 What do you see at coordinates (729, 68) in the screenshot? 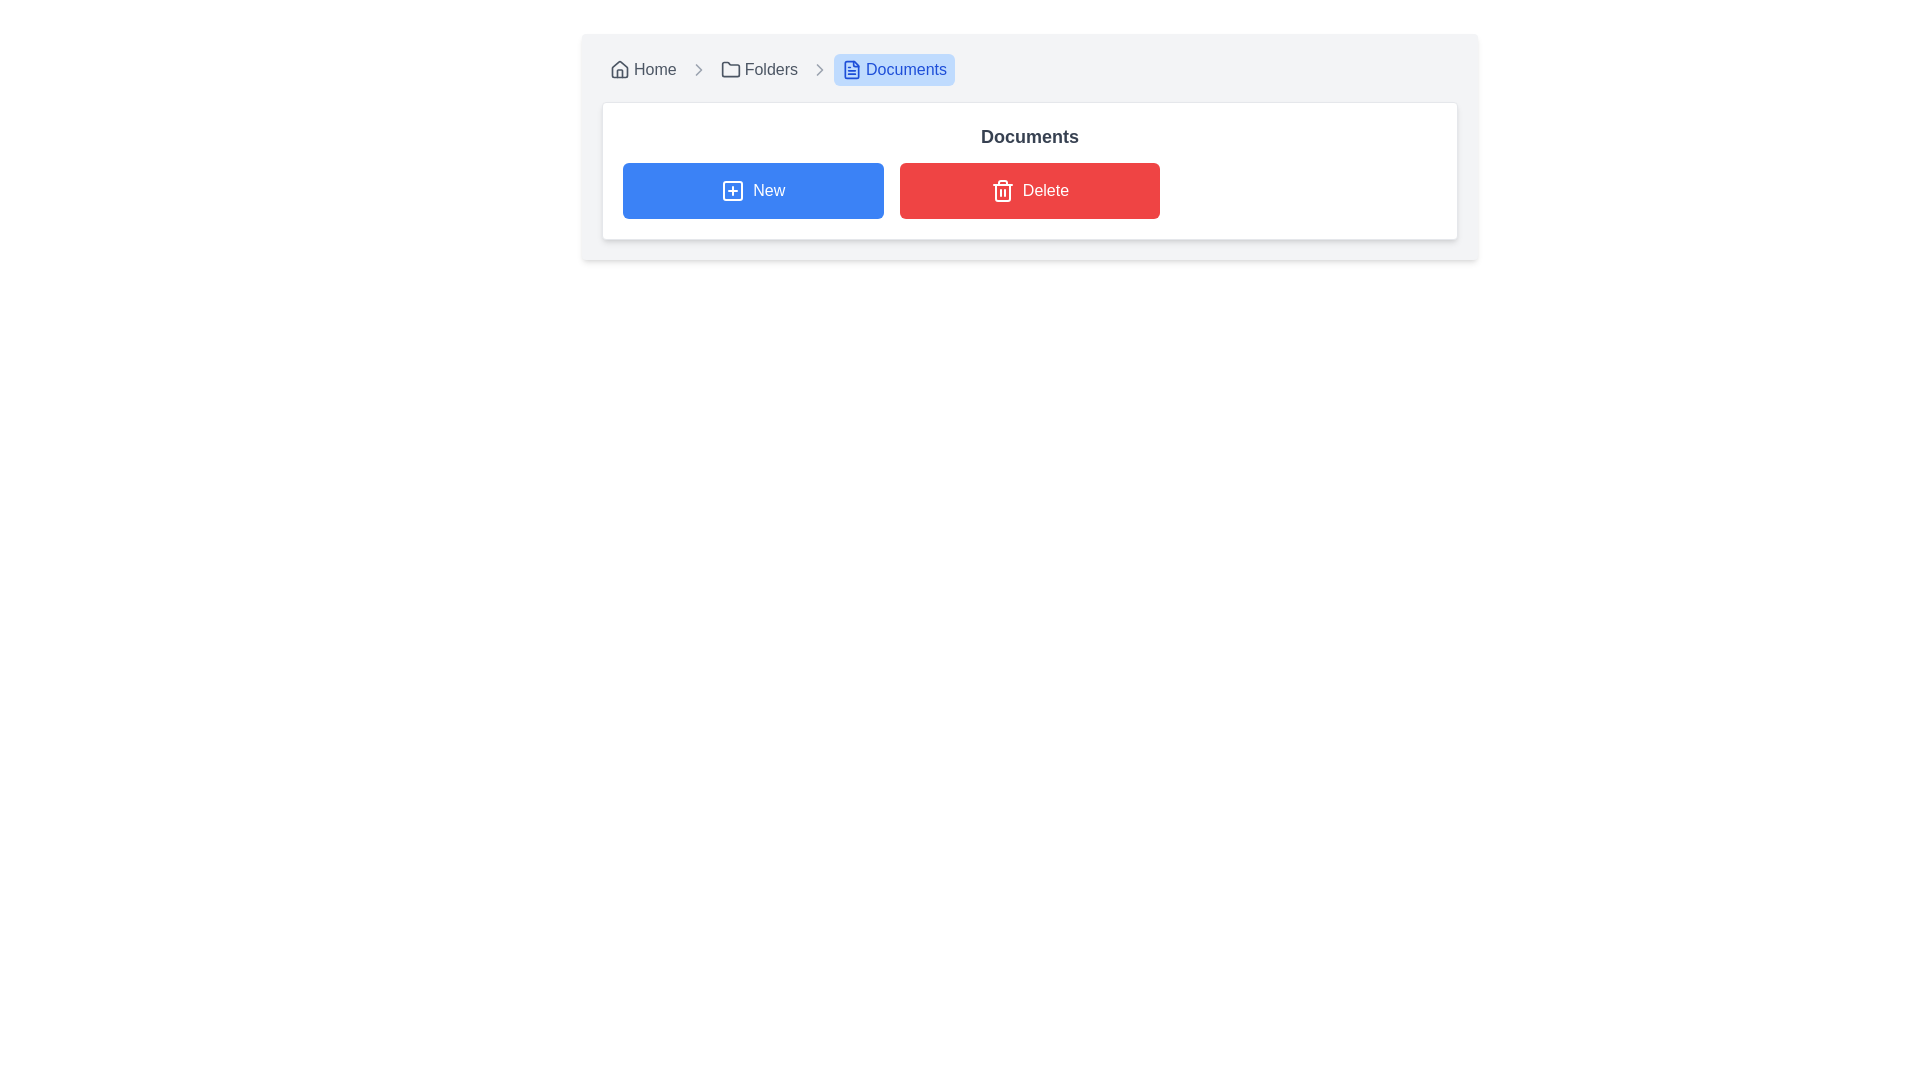
I see `the 'Folders' breadcrumb icon located in the breadcrumb navigation bar, positioned between the home icon and the document icon` at bounding box center [729, 68].